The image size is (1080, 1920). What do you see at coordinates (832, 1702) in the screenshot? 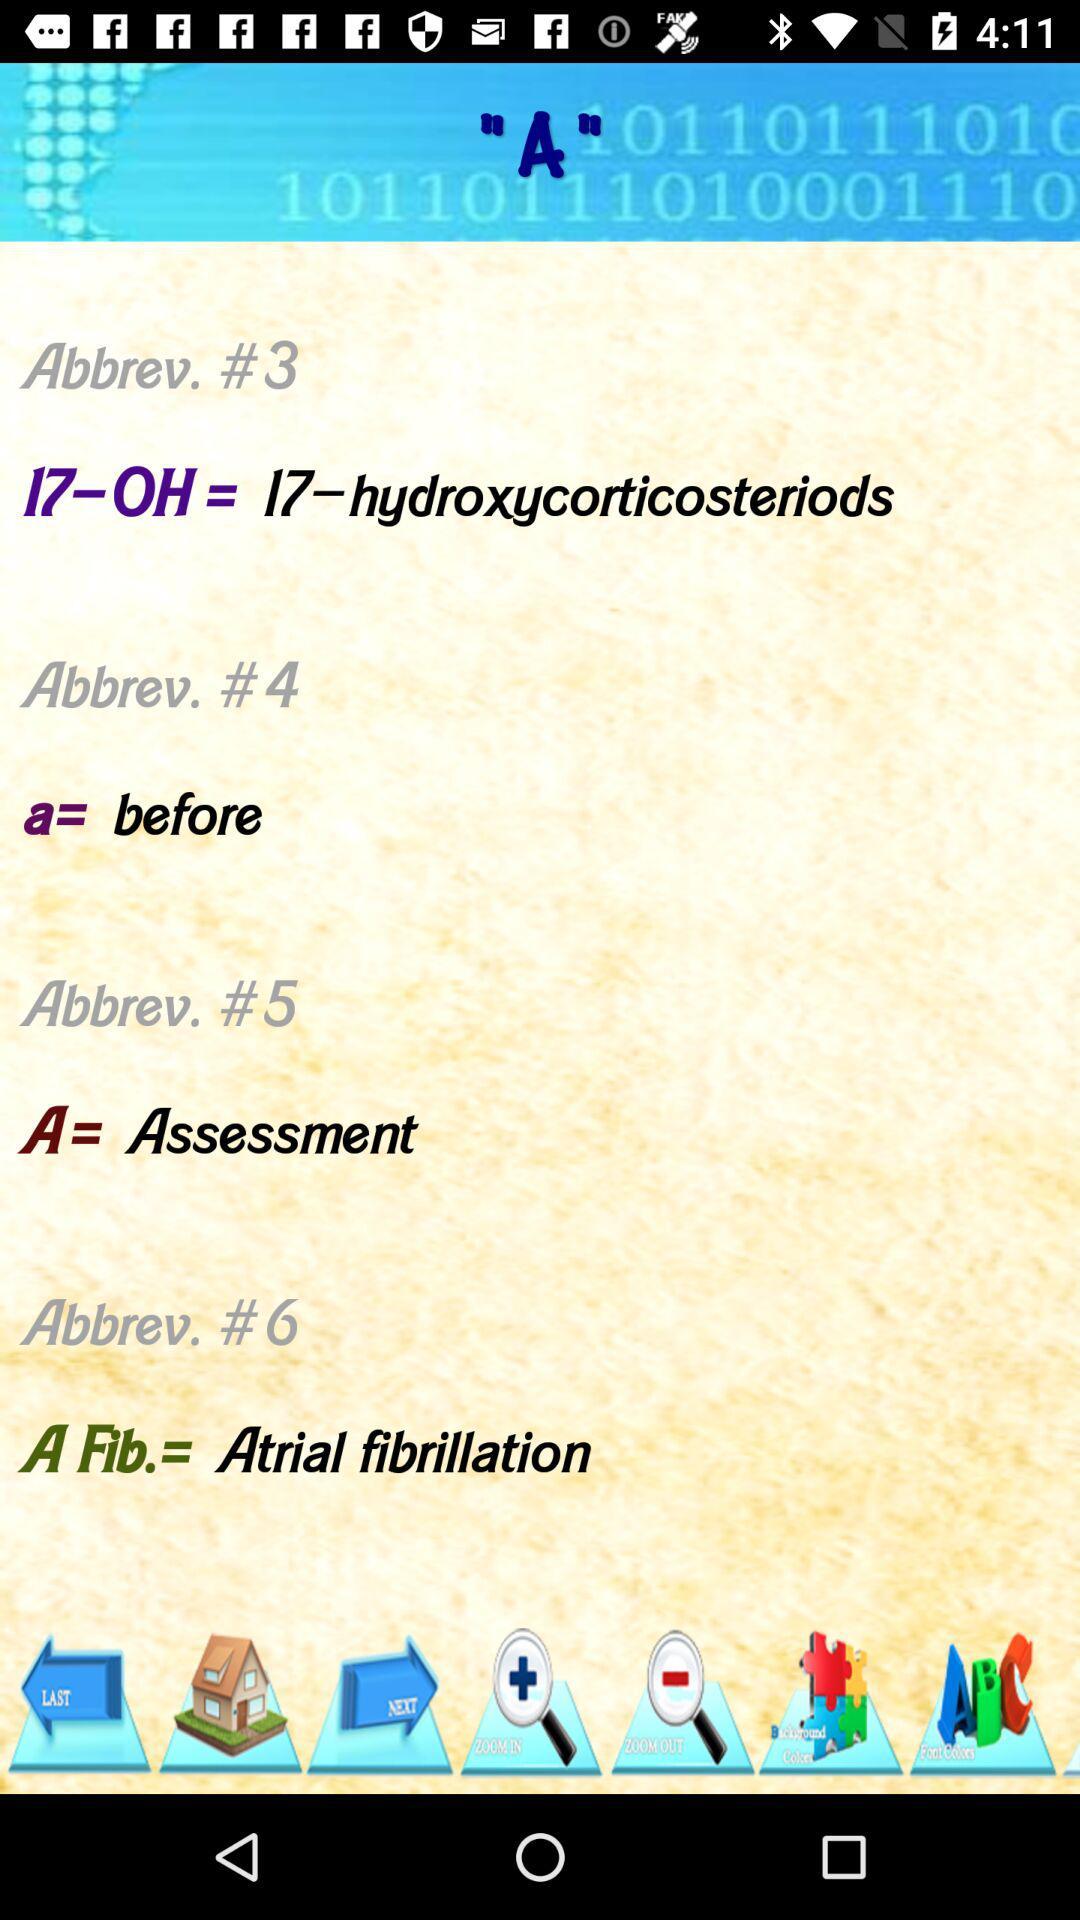
I see `puzzle application option` at bounding box center [832, 1702].